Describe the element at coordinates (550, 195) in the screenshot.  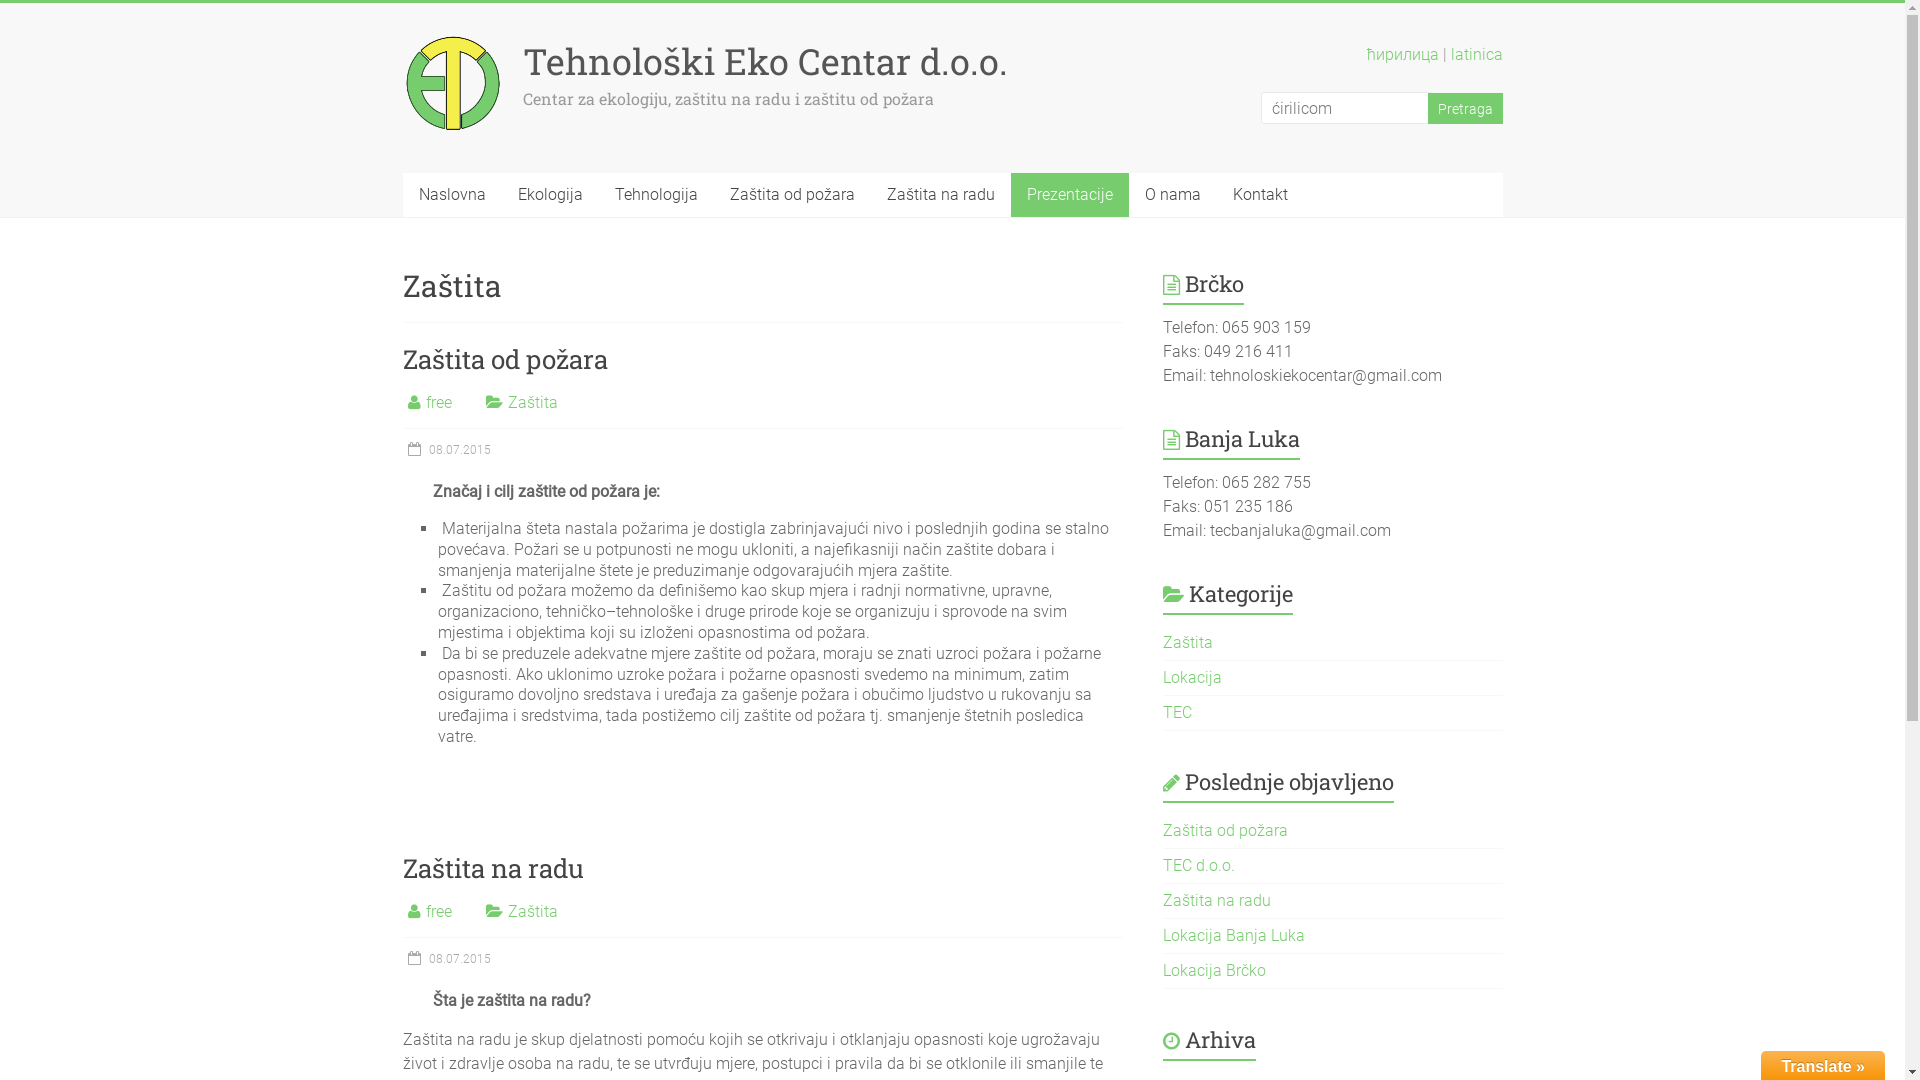
I see `'Ekologija'` at that location.